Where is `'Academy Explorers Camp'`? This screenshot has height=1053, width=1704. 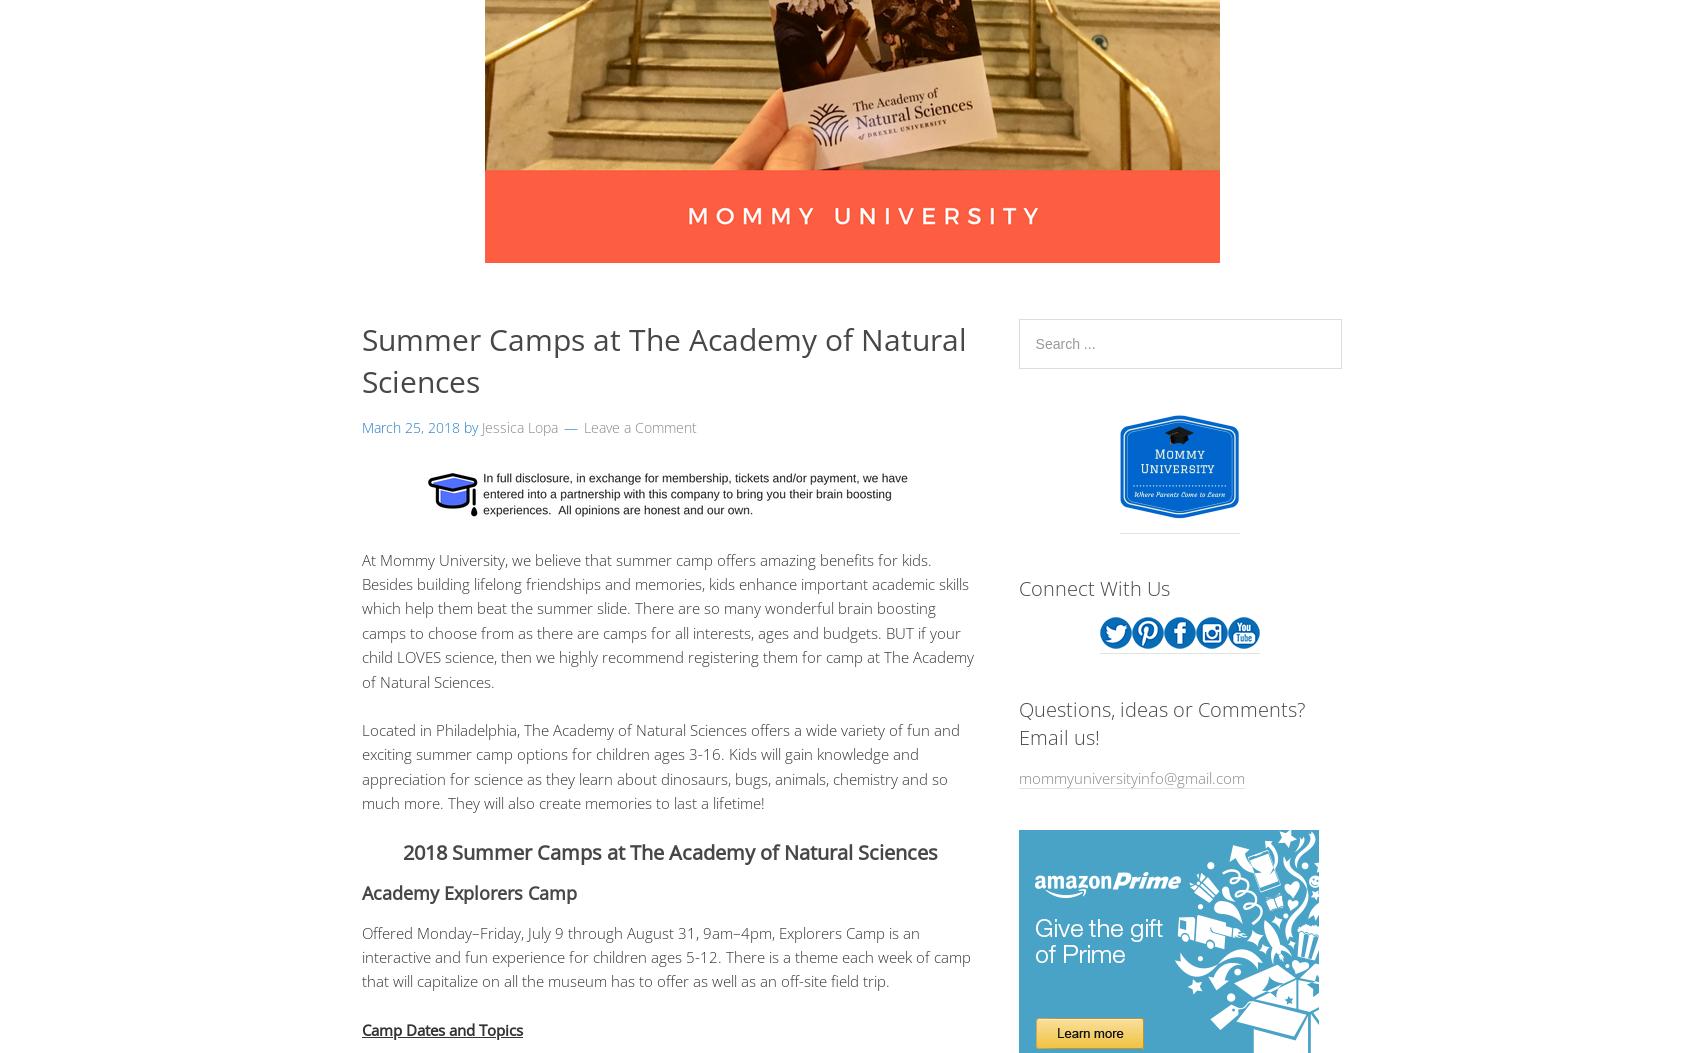 'Academy Explorers Camp' is located at coordinates (469, 893).